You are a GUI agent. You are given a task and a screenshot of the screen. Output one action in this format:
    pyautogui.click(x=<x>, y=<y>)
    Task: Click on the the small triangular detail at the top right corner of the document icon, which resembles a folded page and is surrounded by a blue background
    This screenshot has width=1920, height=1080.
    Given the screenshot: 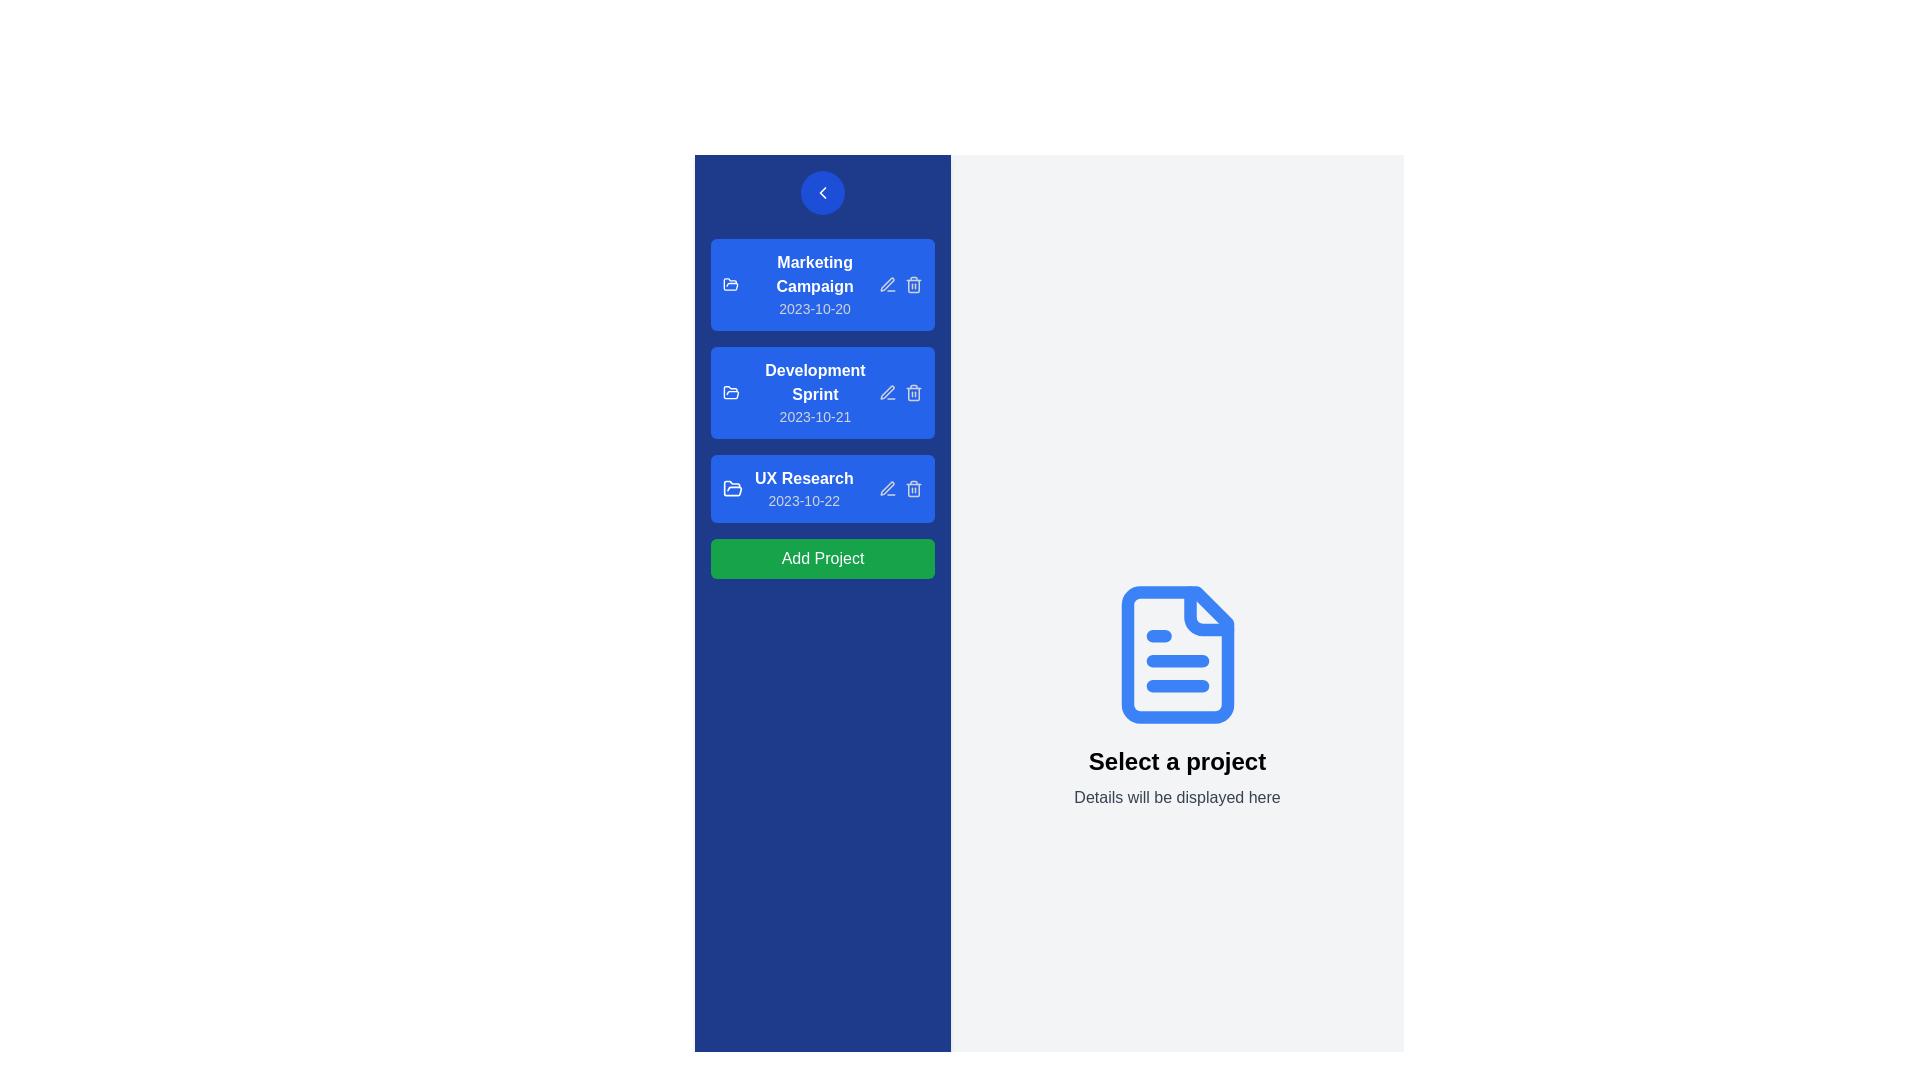 What is the action you would take?
    pyautogui.click(x=1207, y=610)
    